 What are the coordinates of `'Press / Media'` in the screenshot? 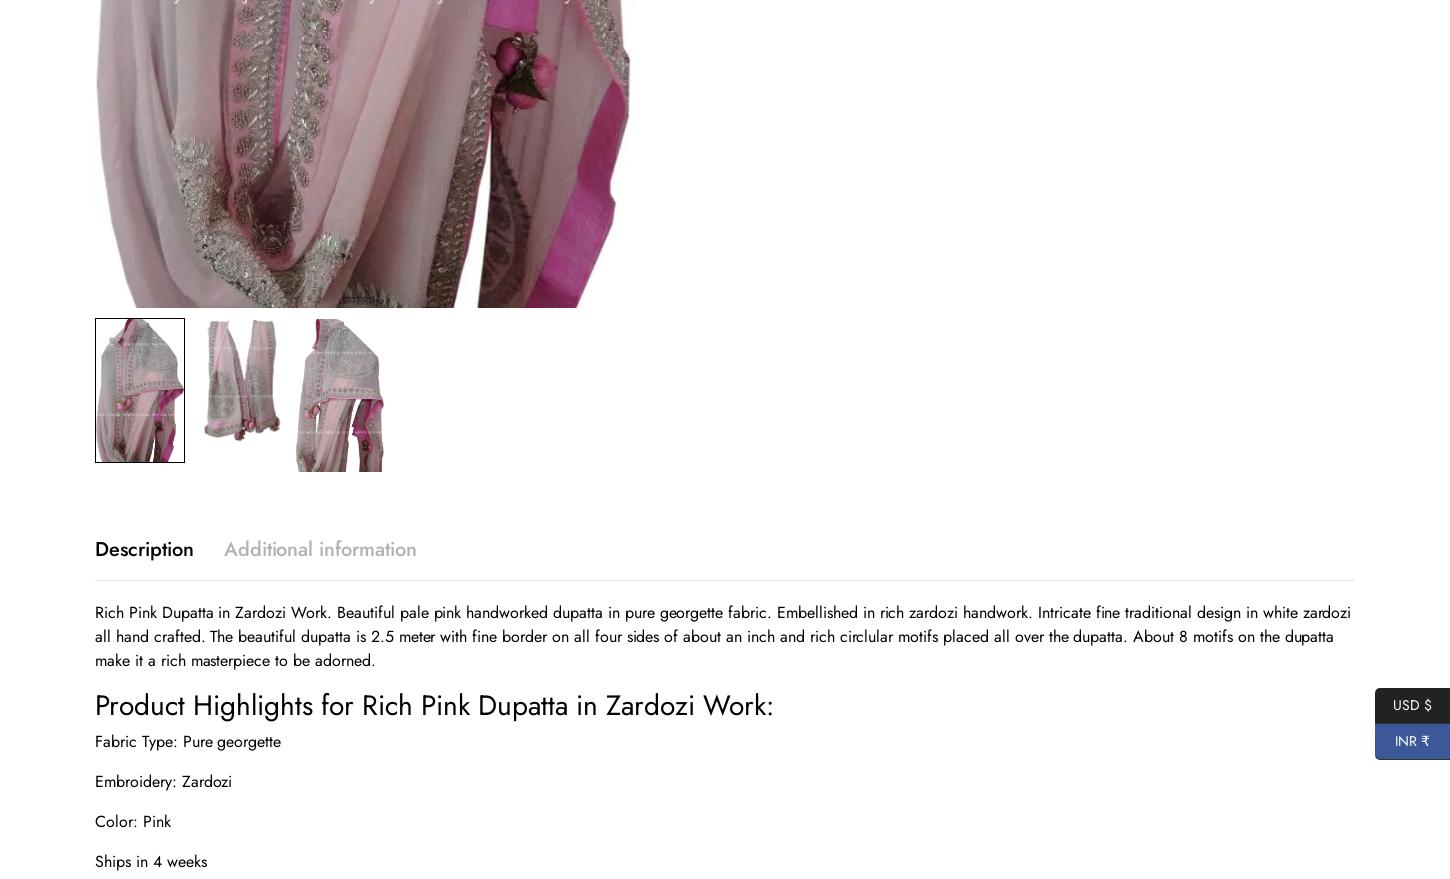 It's located at (781, 764).